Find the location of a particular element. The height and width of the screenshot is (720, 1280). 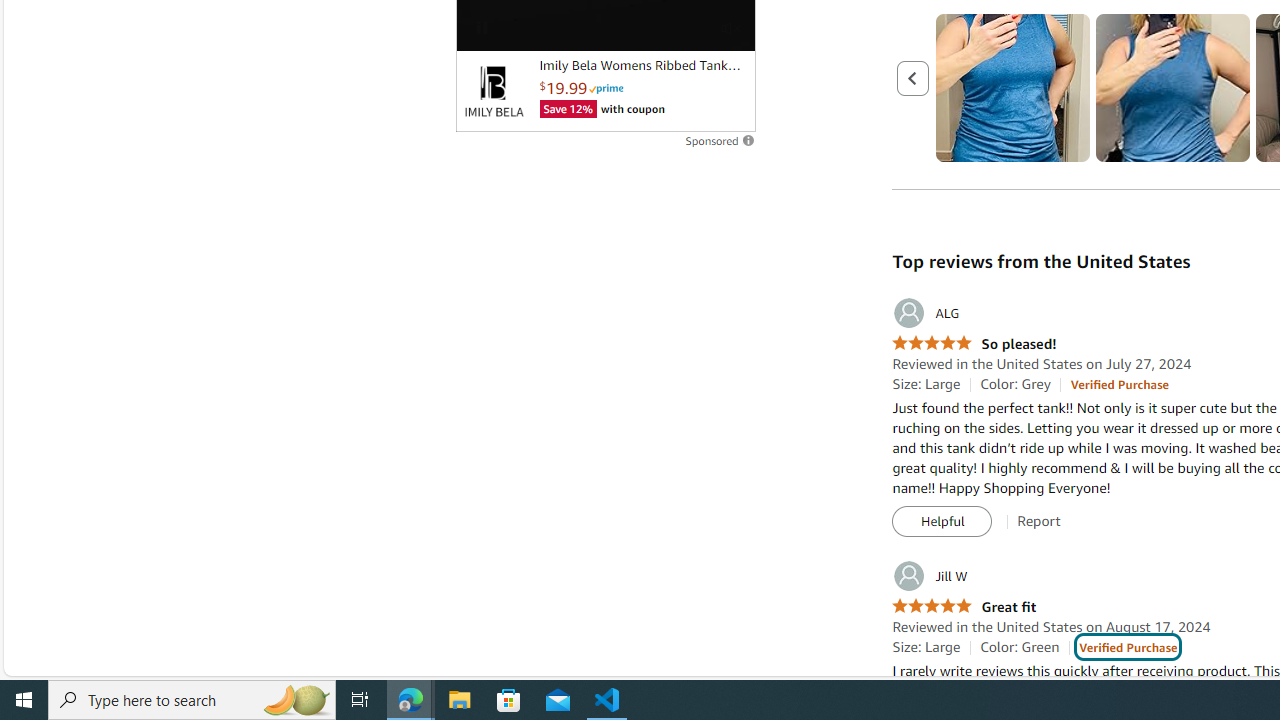

'Report' is located at coordinates (1039, 520).